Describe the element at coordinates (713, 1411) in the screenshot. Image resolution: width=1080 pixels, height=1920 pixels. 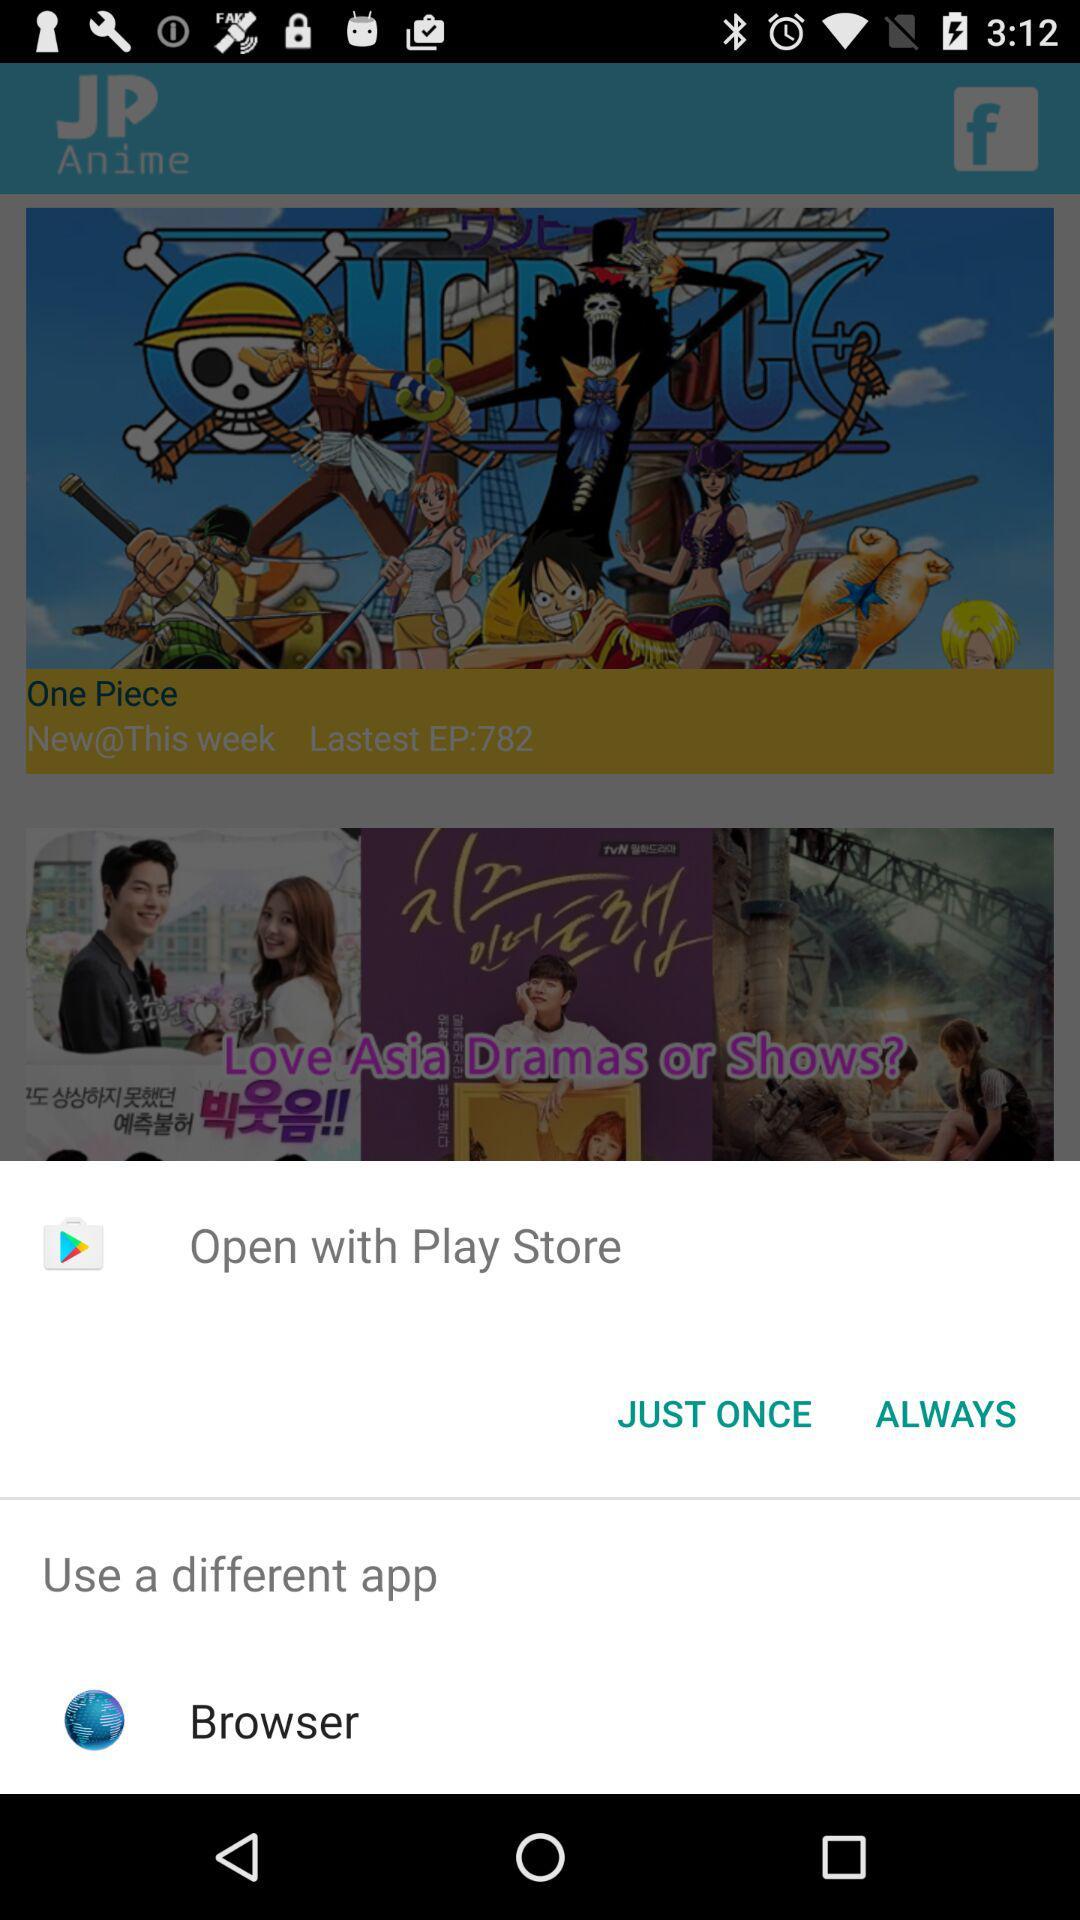
I see `button to the left of the always` at that location.